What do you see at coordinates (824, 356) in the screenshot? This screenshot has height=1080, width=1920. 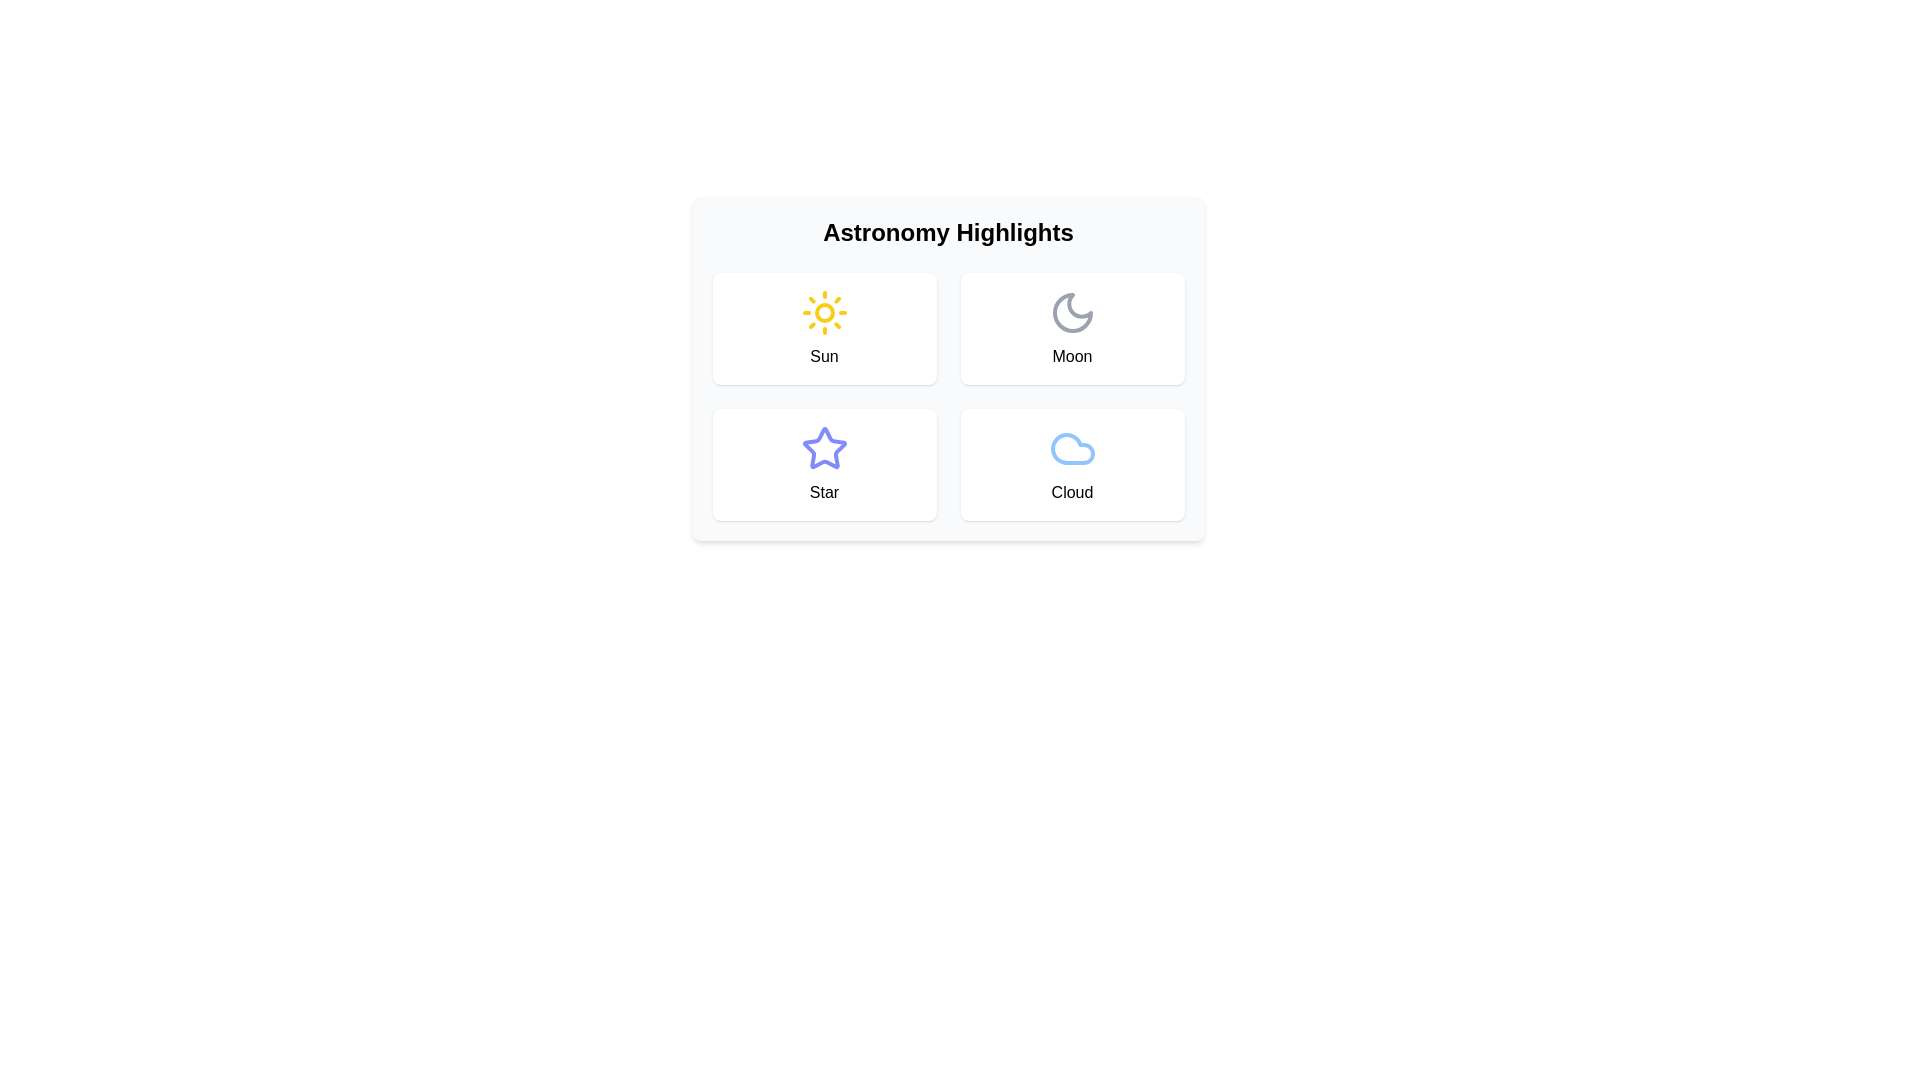 I see `the 'Sun' label text widget, which is displayed in bold and centered below the 'Astronomy Highlights' header, accompanied by a sun icon` at bounding box center [824, 356].